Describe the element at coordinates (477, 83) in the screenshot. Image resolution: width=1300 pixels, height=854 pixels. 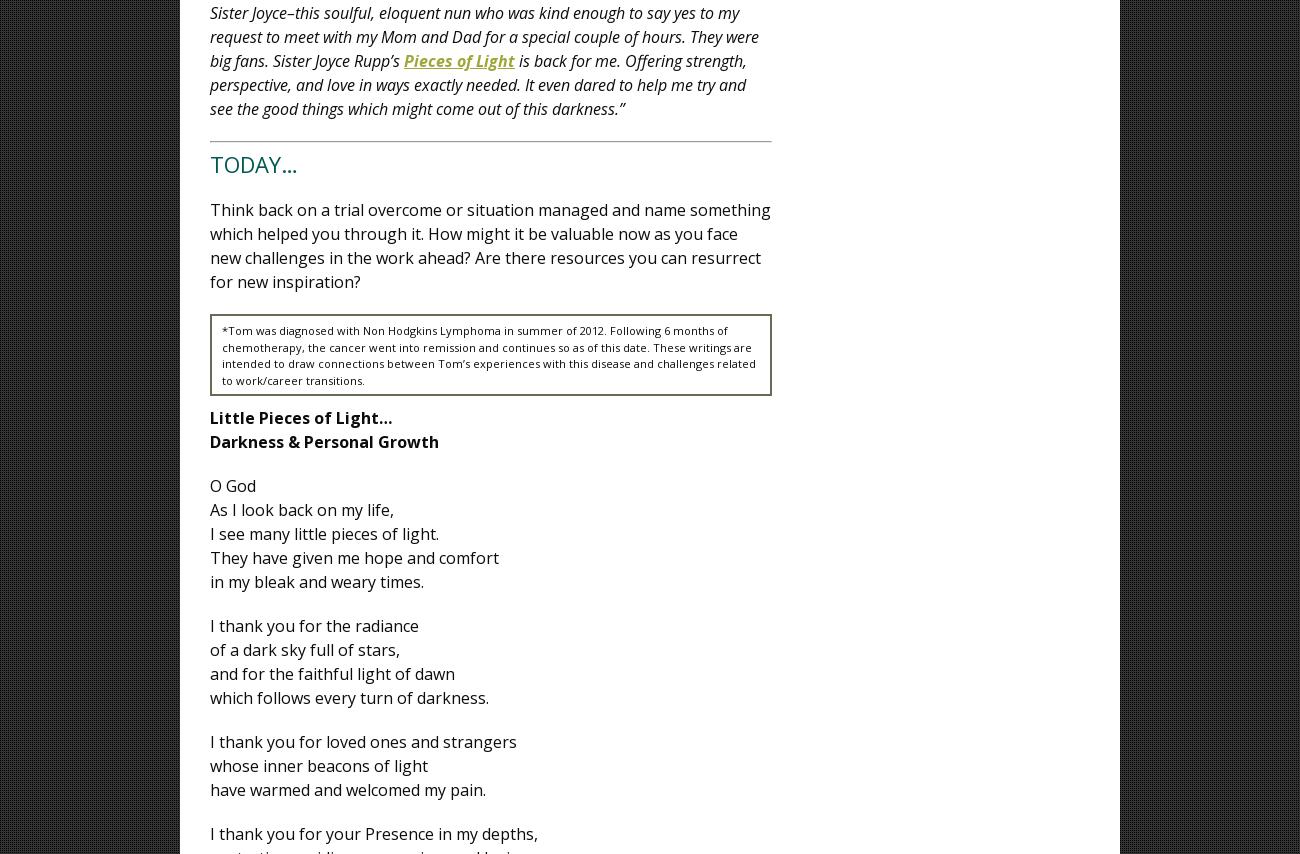
I see `'is back for me. Offering strength, perspective, and love in ways exactly needed. It even dared to help me try and see the good things which might come out of this darkness.”'` at that location.